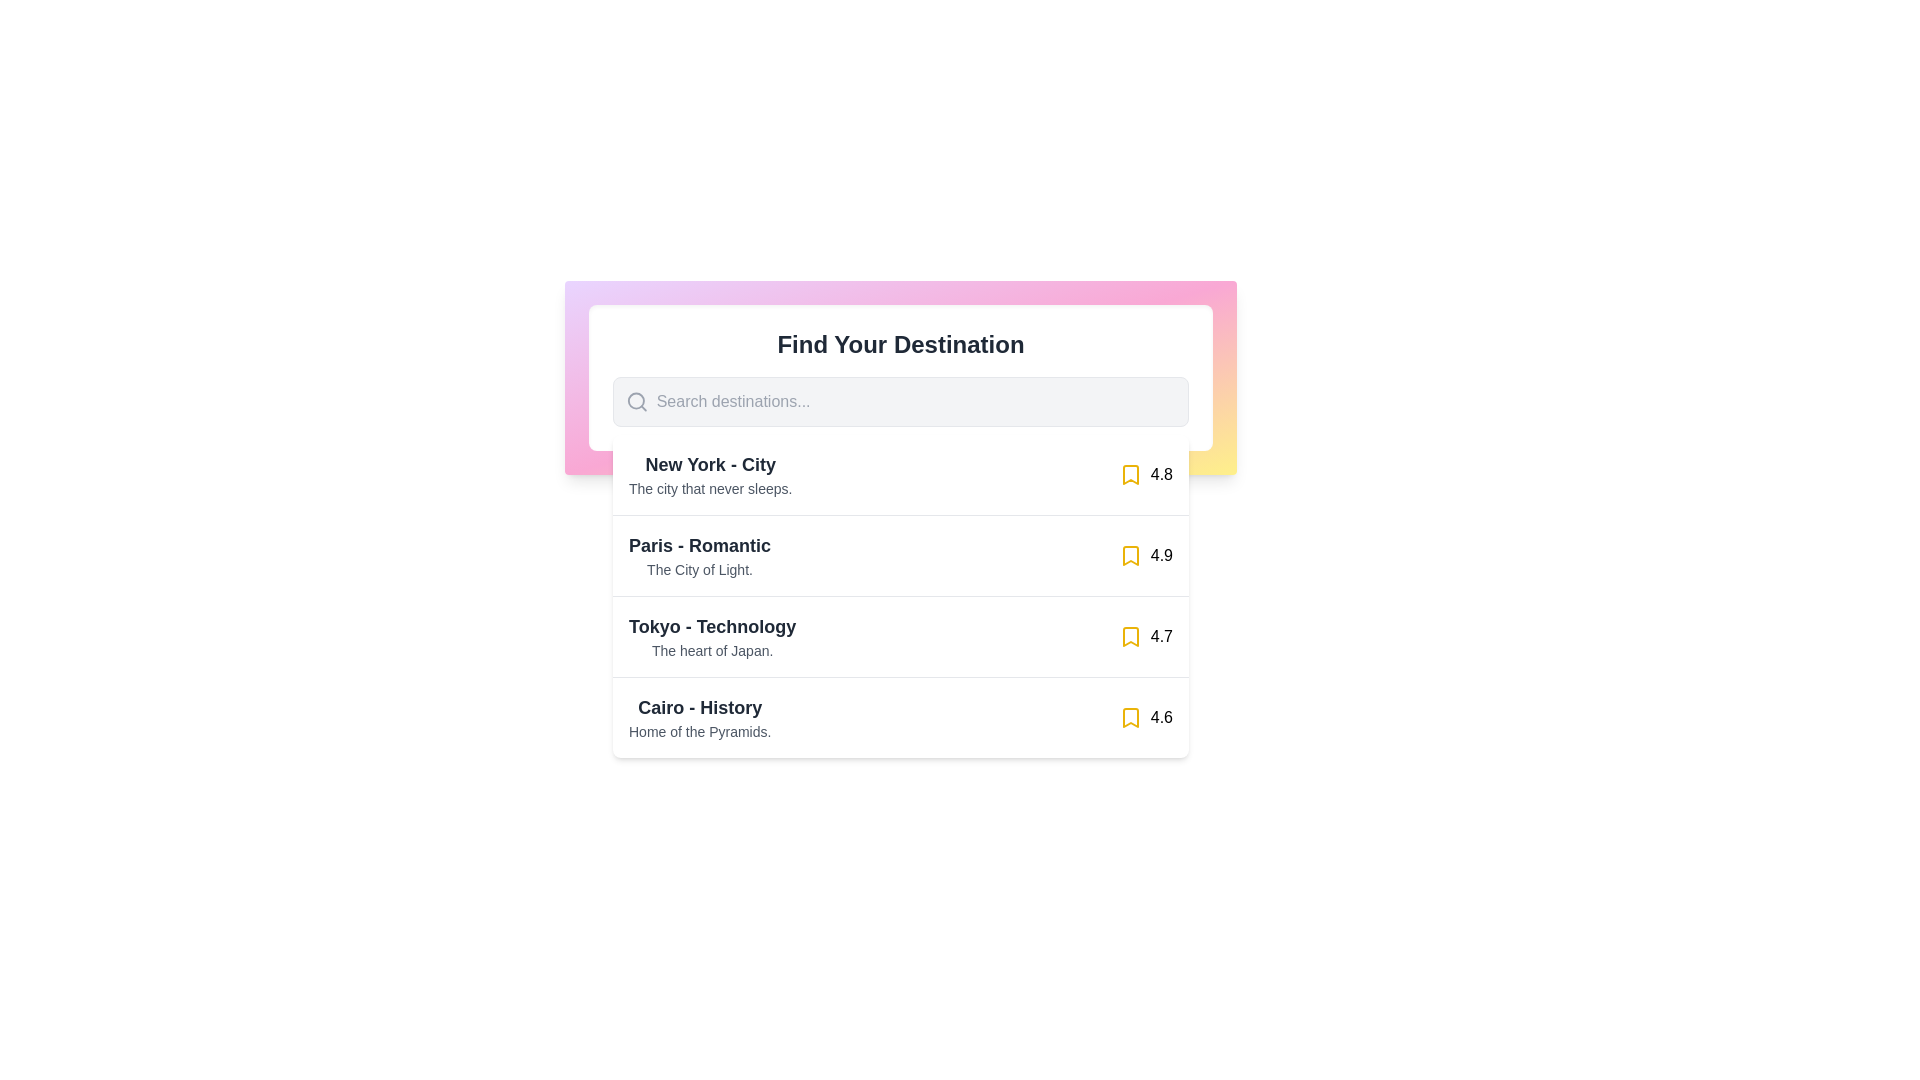 The height and width of the screenshot is (1080, 1920). I want to click on displayed rating value '4.6' from the Rating display element, which includes a yellow bookmark icon and is located in the fourth row for 'Cairo - History', so click(1145, 716).